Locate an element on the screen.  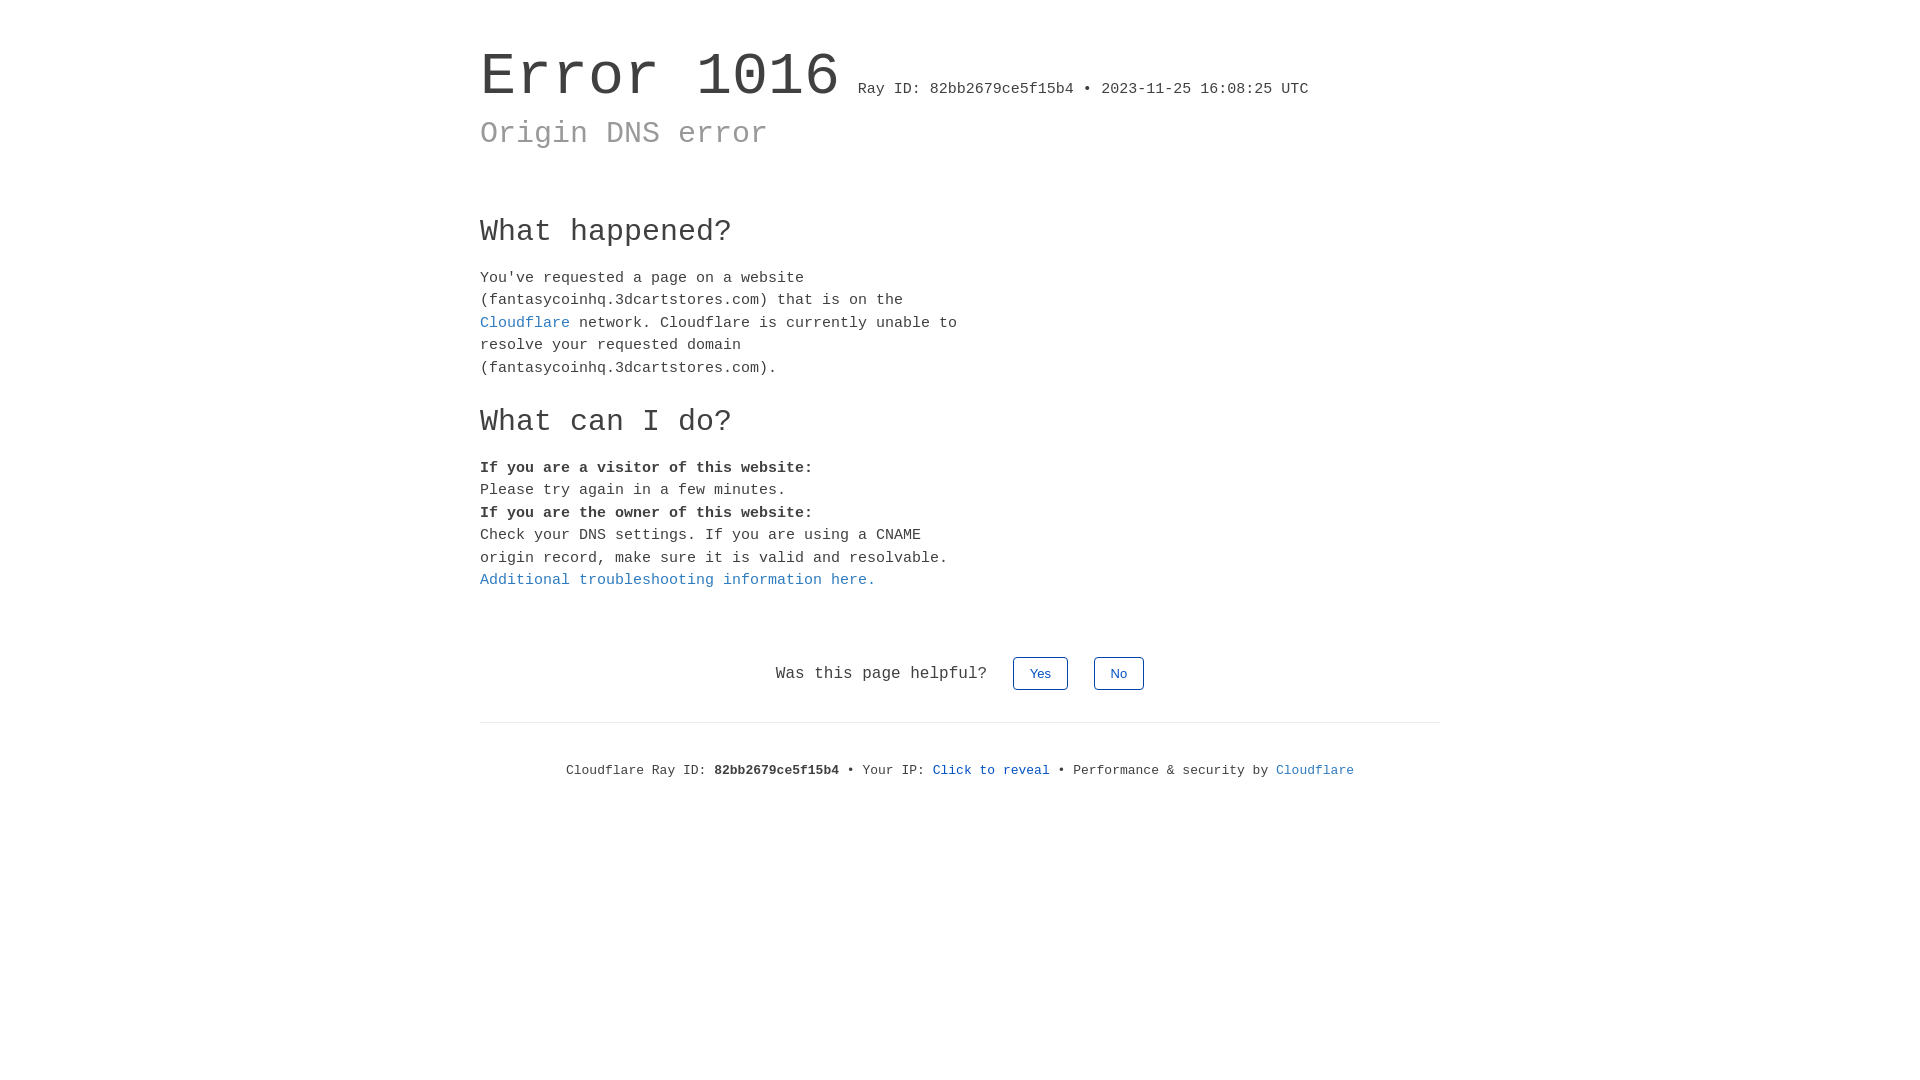
'Additional troubleshooting information here.' is located at coordinates (677, 580).